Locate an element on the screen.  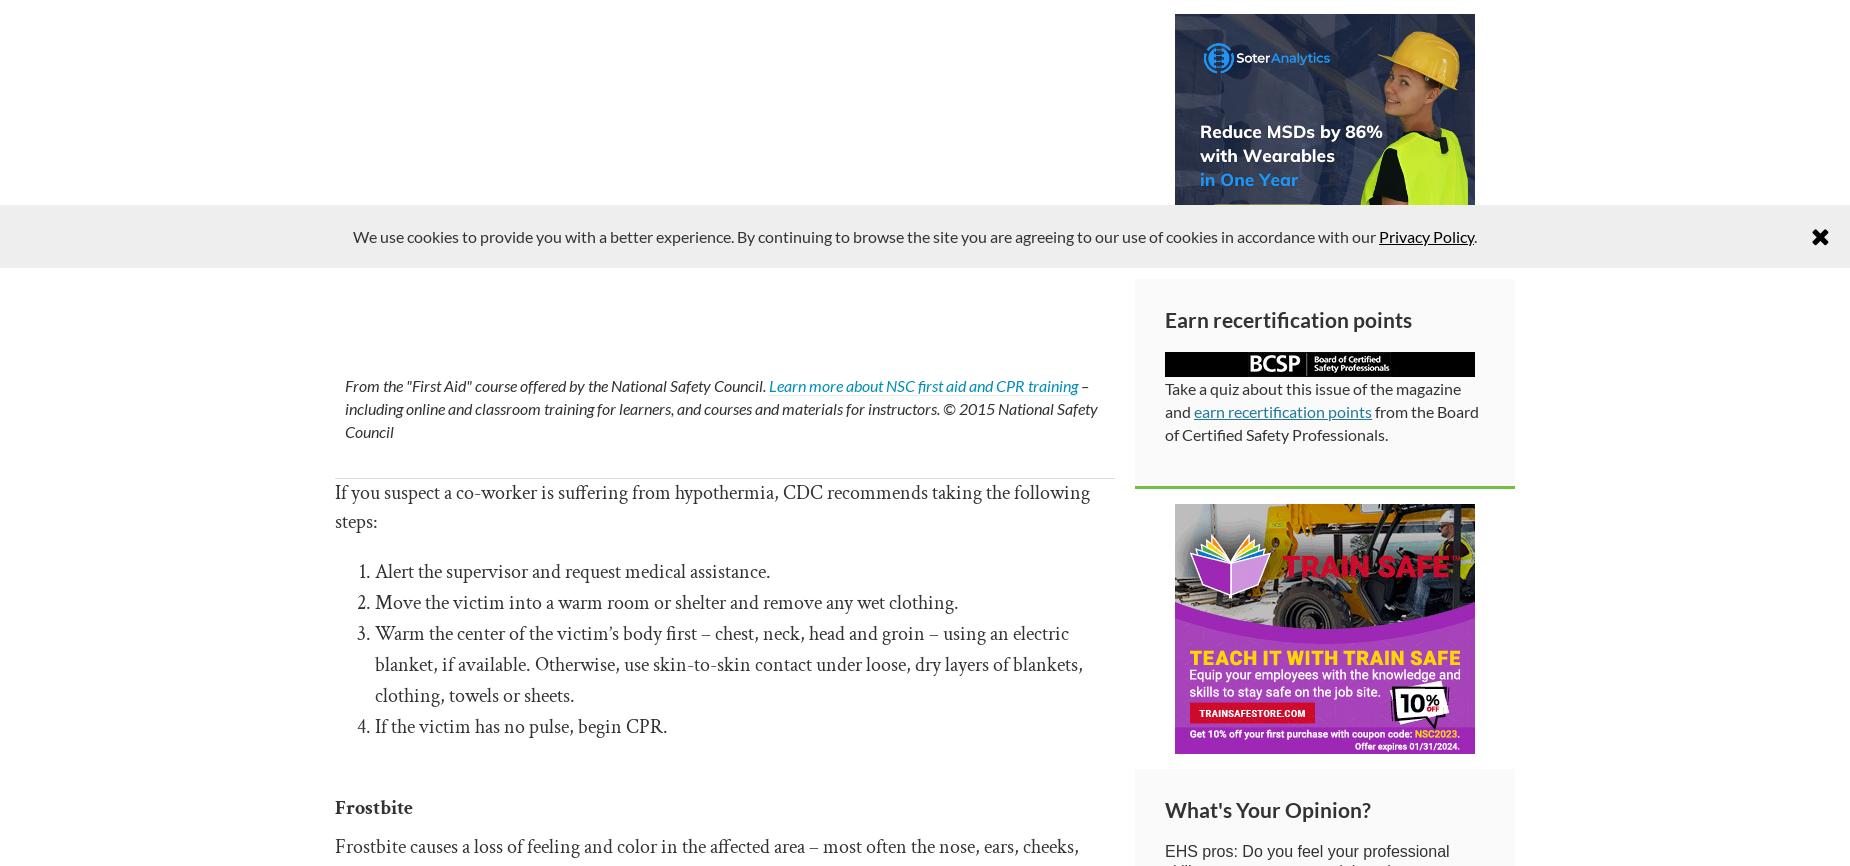
'Warm the center of the victim’s body first – chest, neck, head and groin – using an electric blanket, if available. Otherwise, use skin-to-skin contact under loose, dry layers of blankets, clothing, towels or sheets.' is located at coordinates (729, 664).